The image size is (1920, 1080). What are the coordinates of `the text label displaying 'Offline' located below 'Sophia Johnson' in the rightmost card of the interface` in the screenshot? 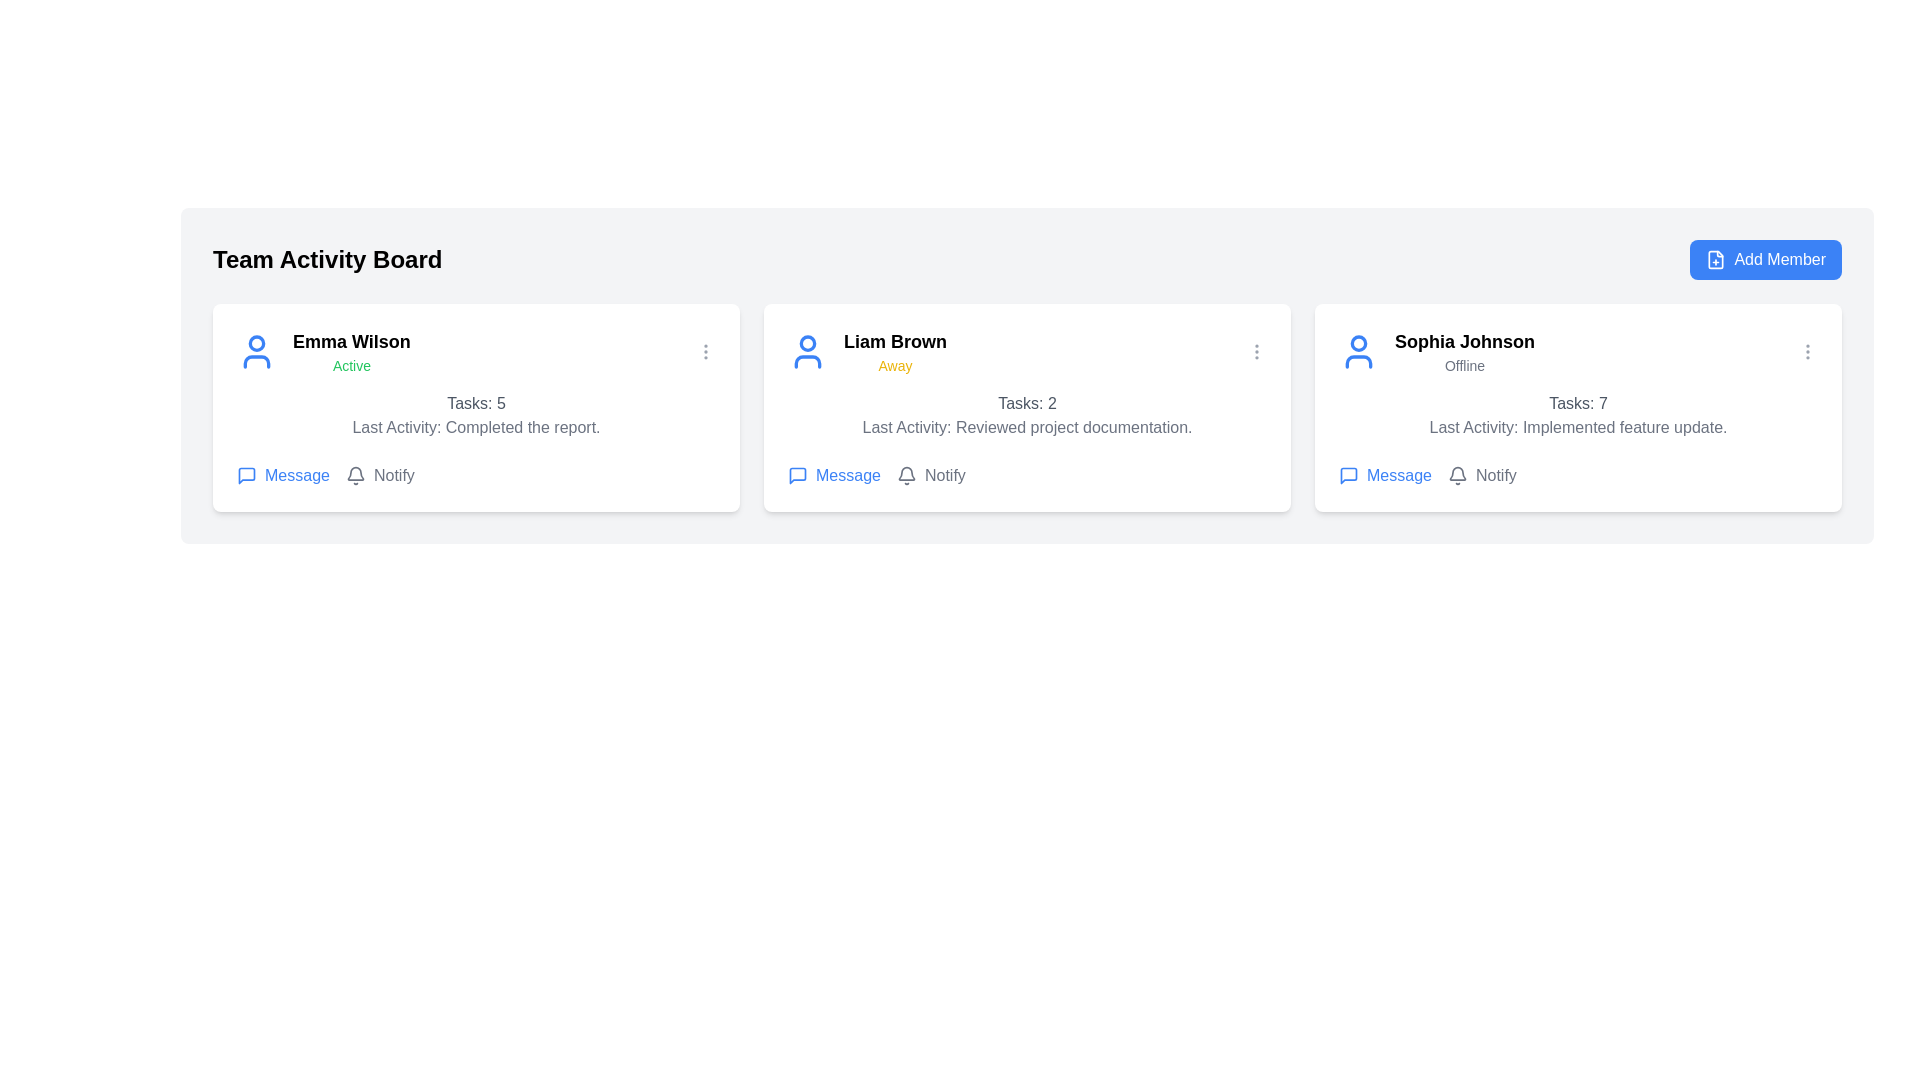 It's located at (1464, 366).